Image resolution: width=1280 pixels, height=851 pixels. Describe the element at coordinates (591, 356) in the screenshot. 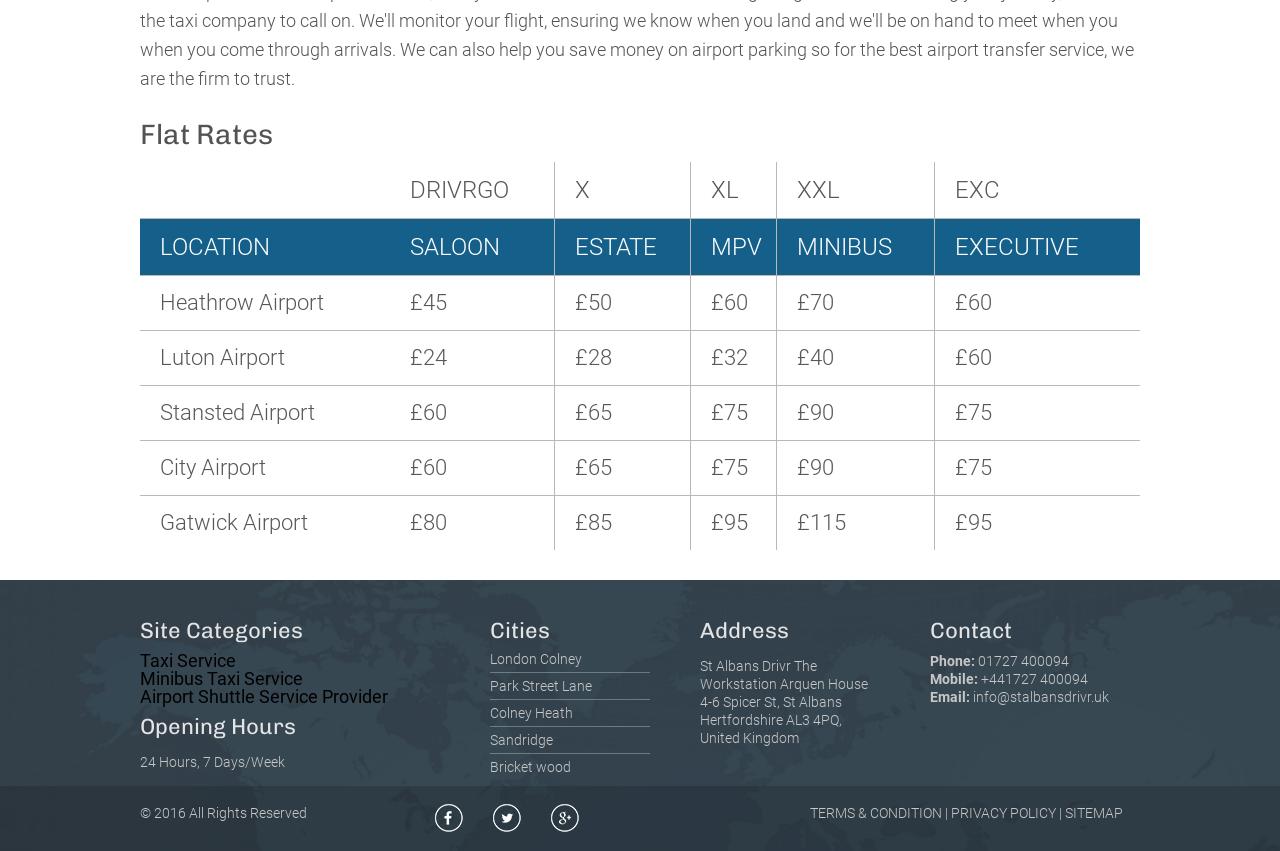

I see `'£28'` at that location.